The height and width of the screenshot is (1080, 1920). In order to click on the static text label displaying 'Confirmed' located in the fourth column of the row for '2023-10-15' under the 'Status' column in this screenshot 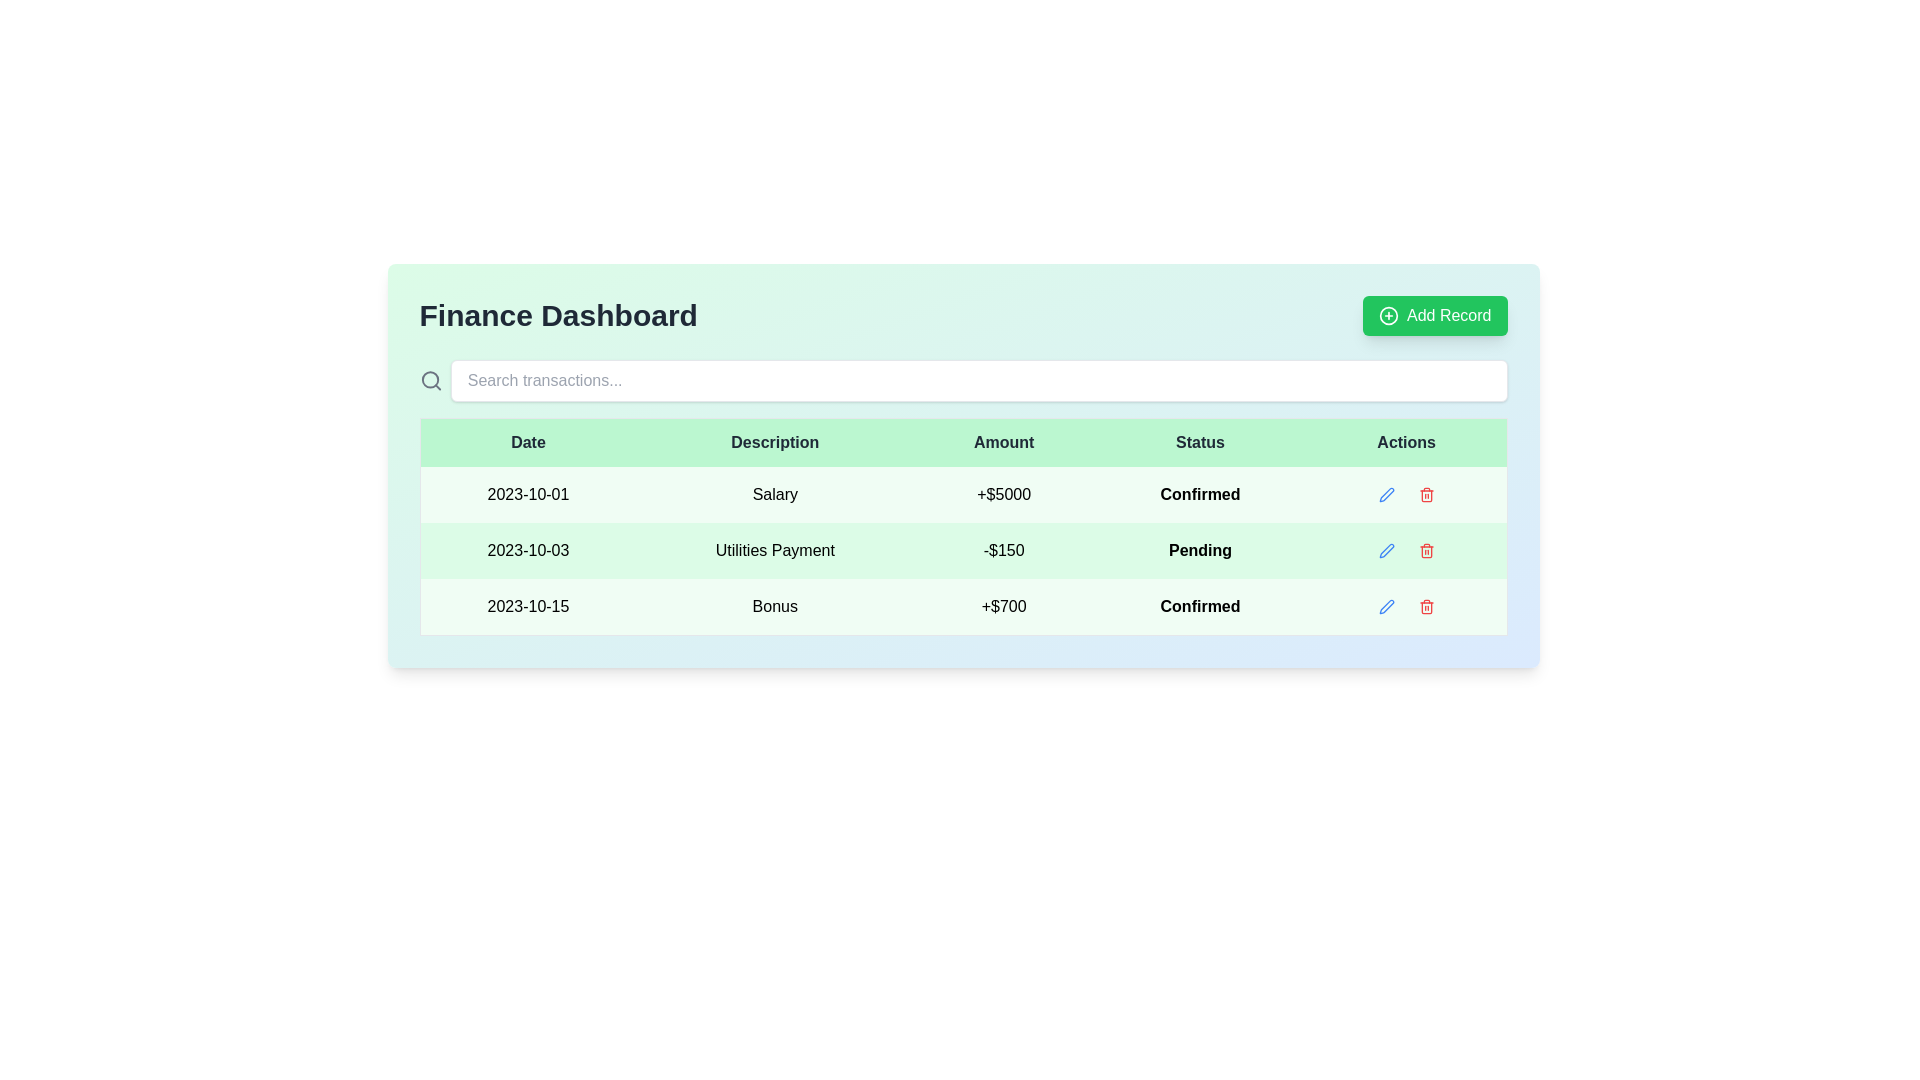, I will do `click(1200, 606)`.